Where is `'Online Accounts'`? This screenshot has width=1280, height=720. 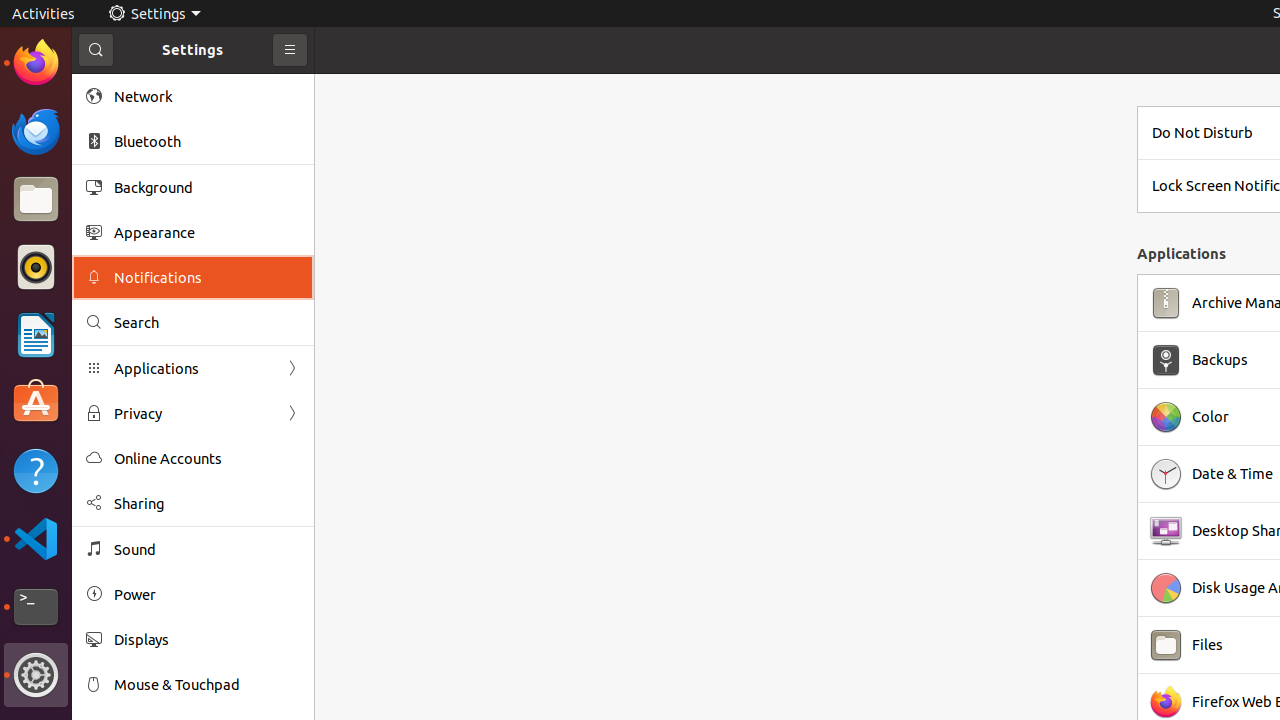 'Online Accounts' is located at coordinates (206, 458).